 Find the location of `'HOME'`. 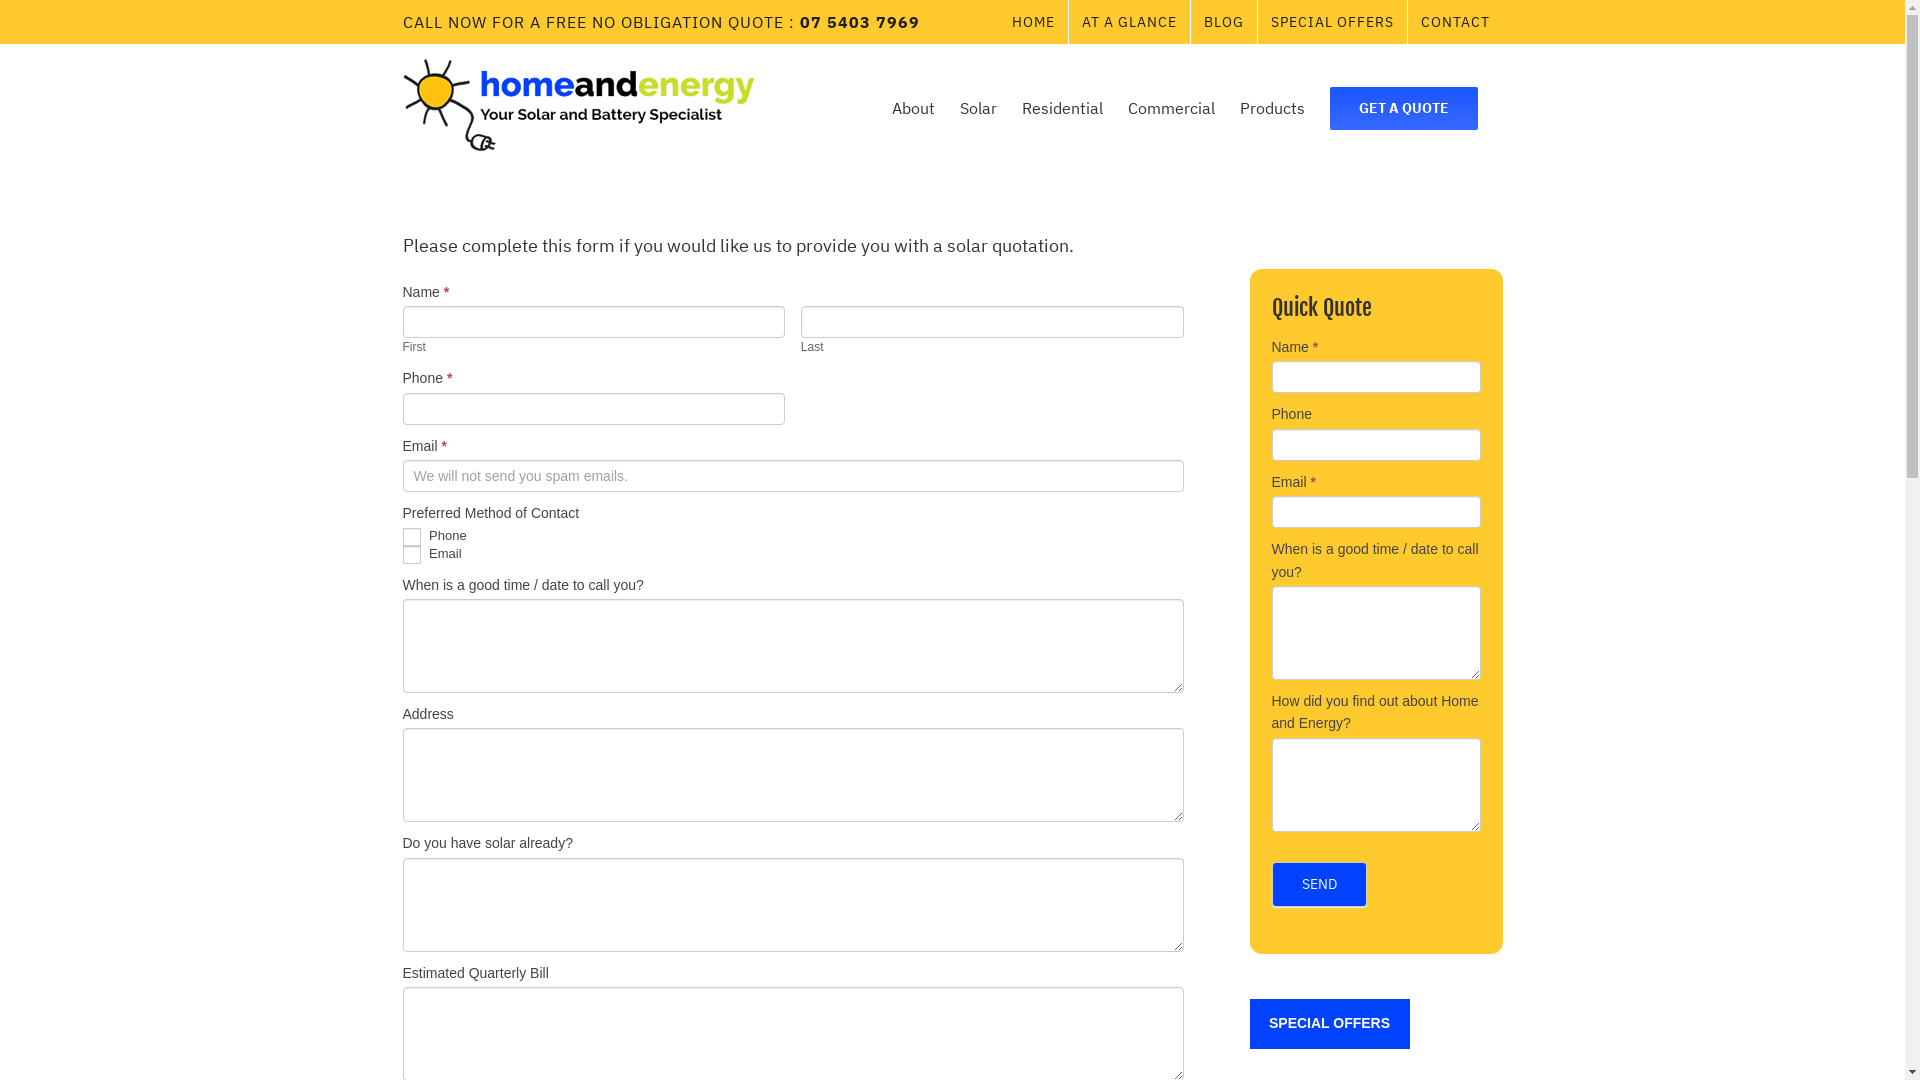

'HOME' is located at coordinates (998, 22).